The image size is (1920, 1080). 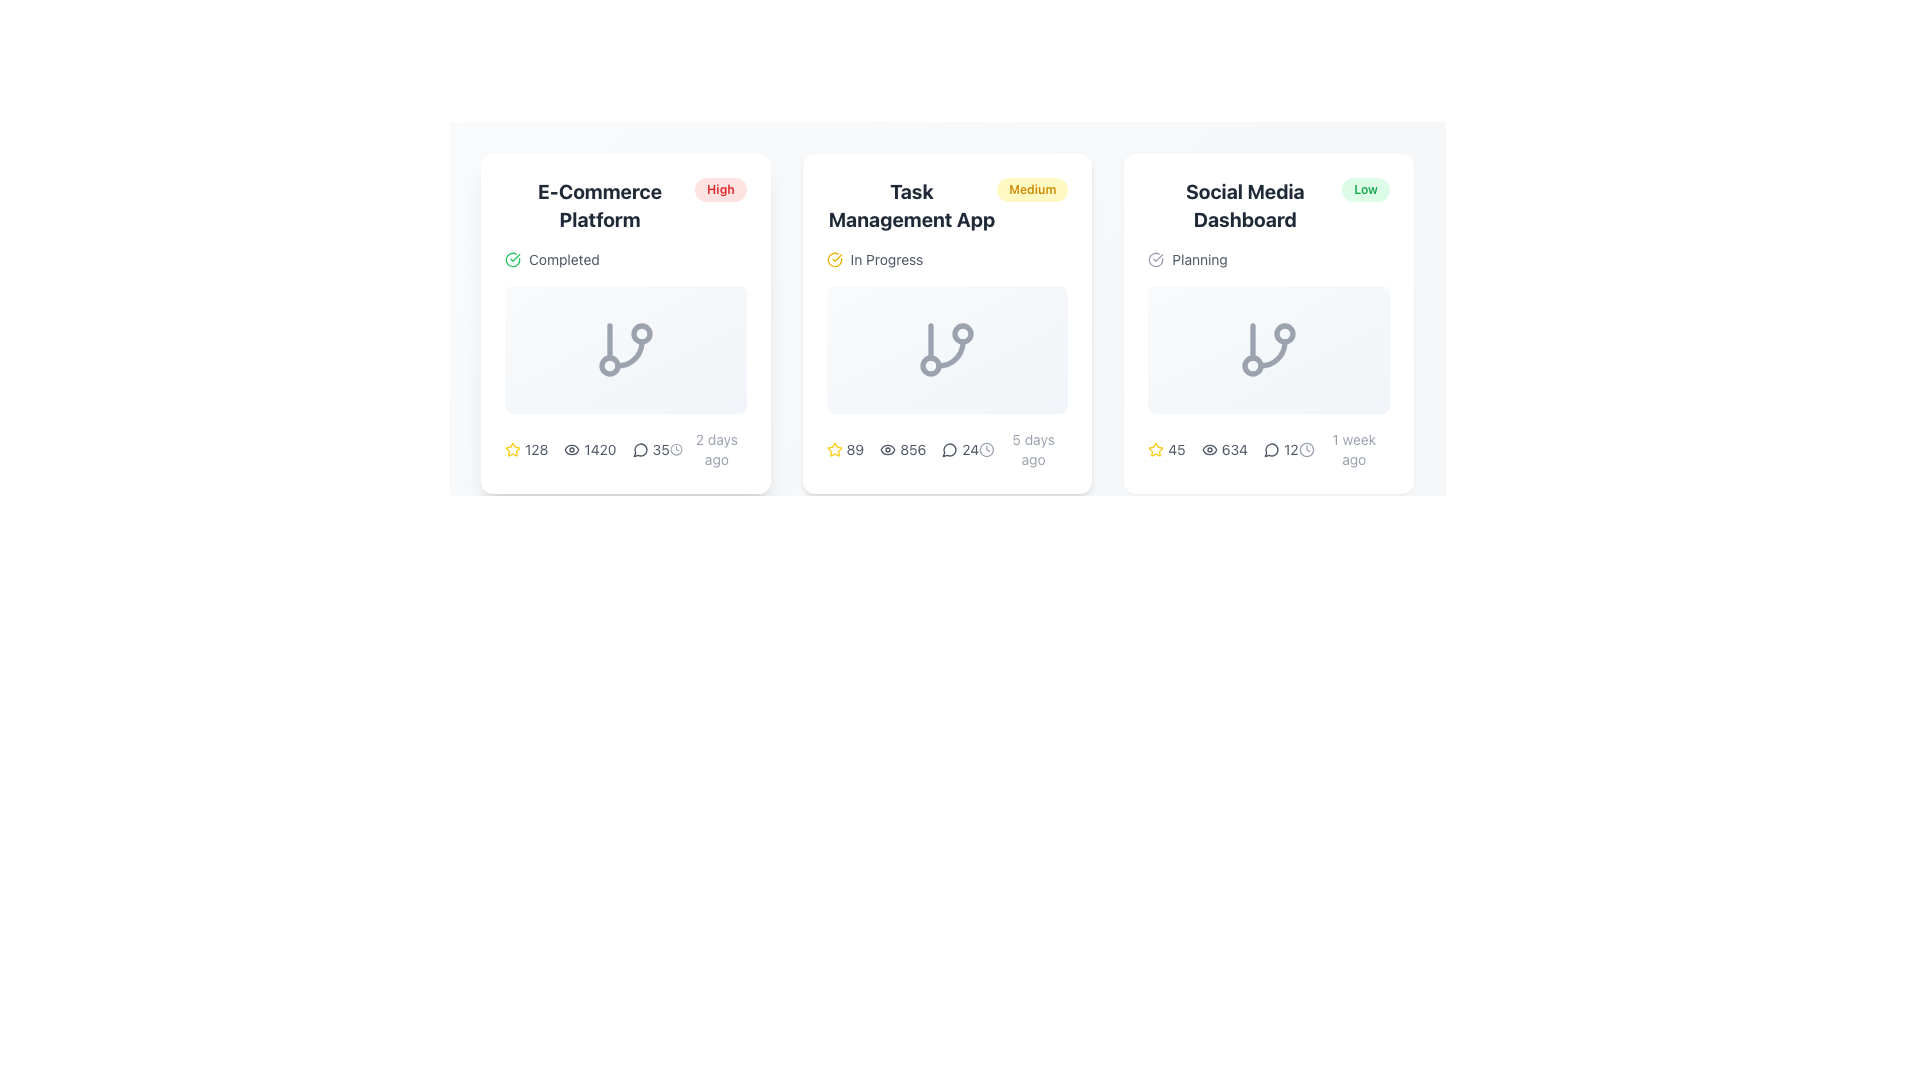 I want to click on the informational text label displaying the time elapsed since the last update on the 'Social Media Dashboard', located at the far-right side of the card, so click(x=1354, y=450).